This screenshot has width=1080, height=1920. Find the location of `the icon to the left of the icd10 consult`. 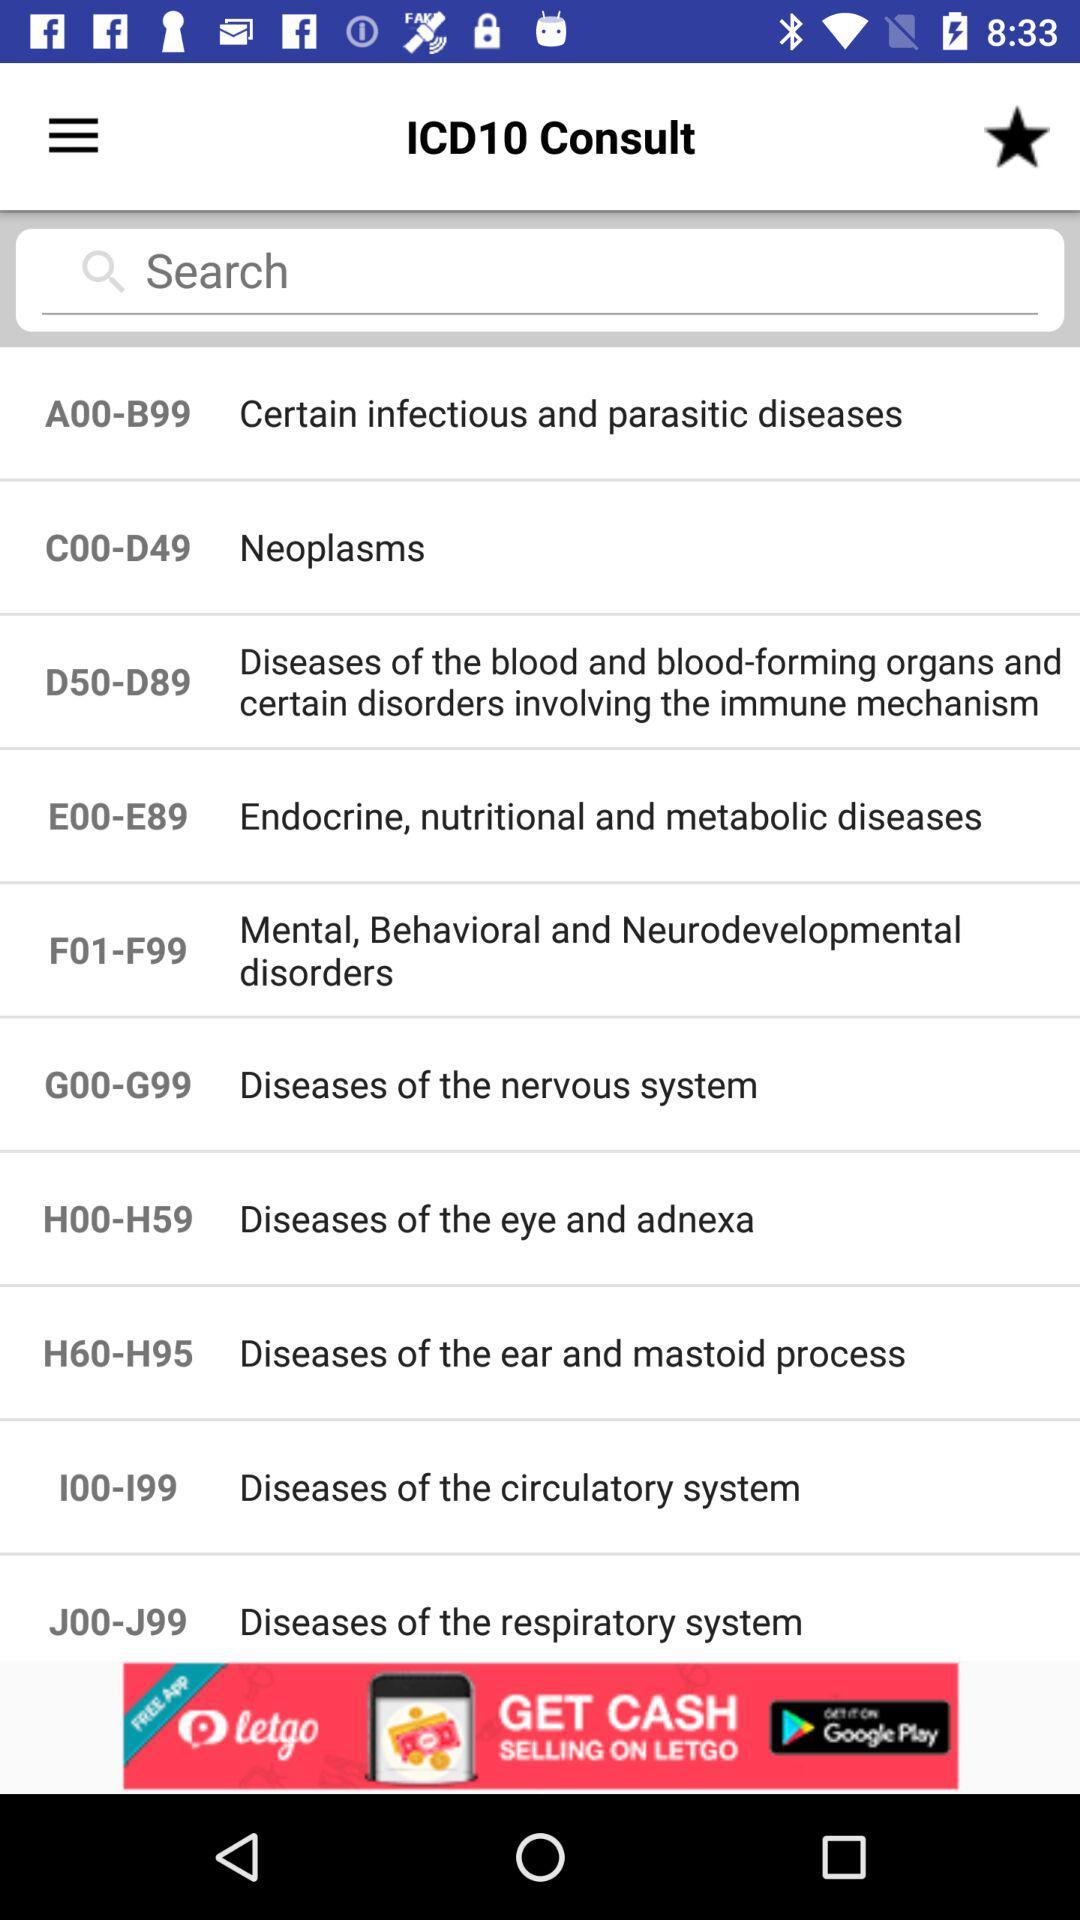

the icon to the left of the icd10 consult is located at coordinates (72, 135).